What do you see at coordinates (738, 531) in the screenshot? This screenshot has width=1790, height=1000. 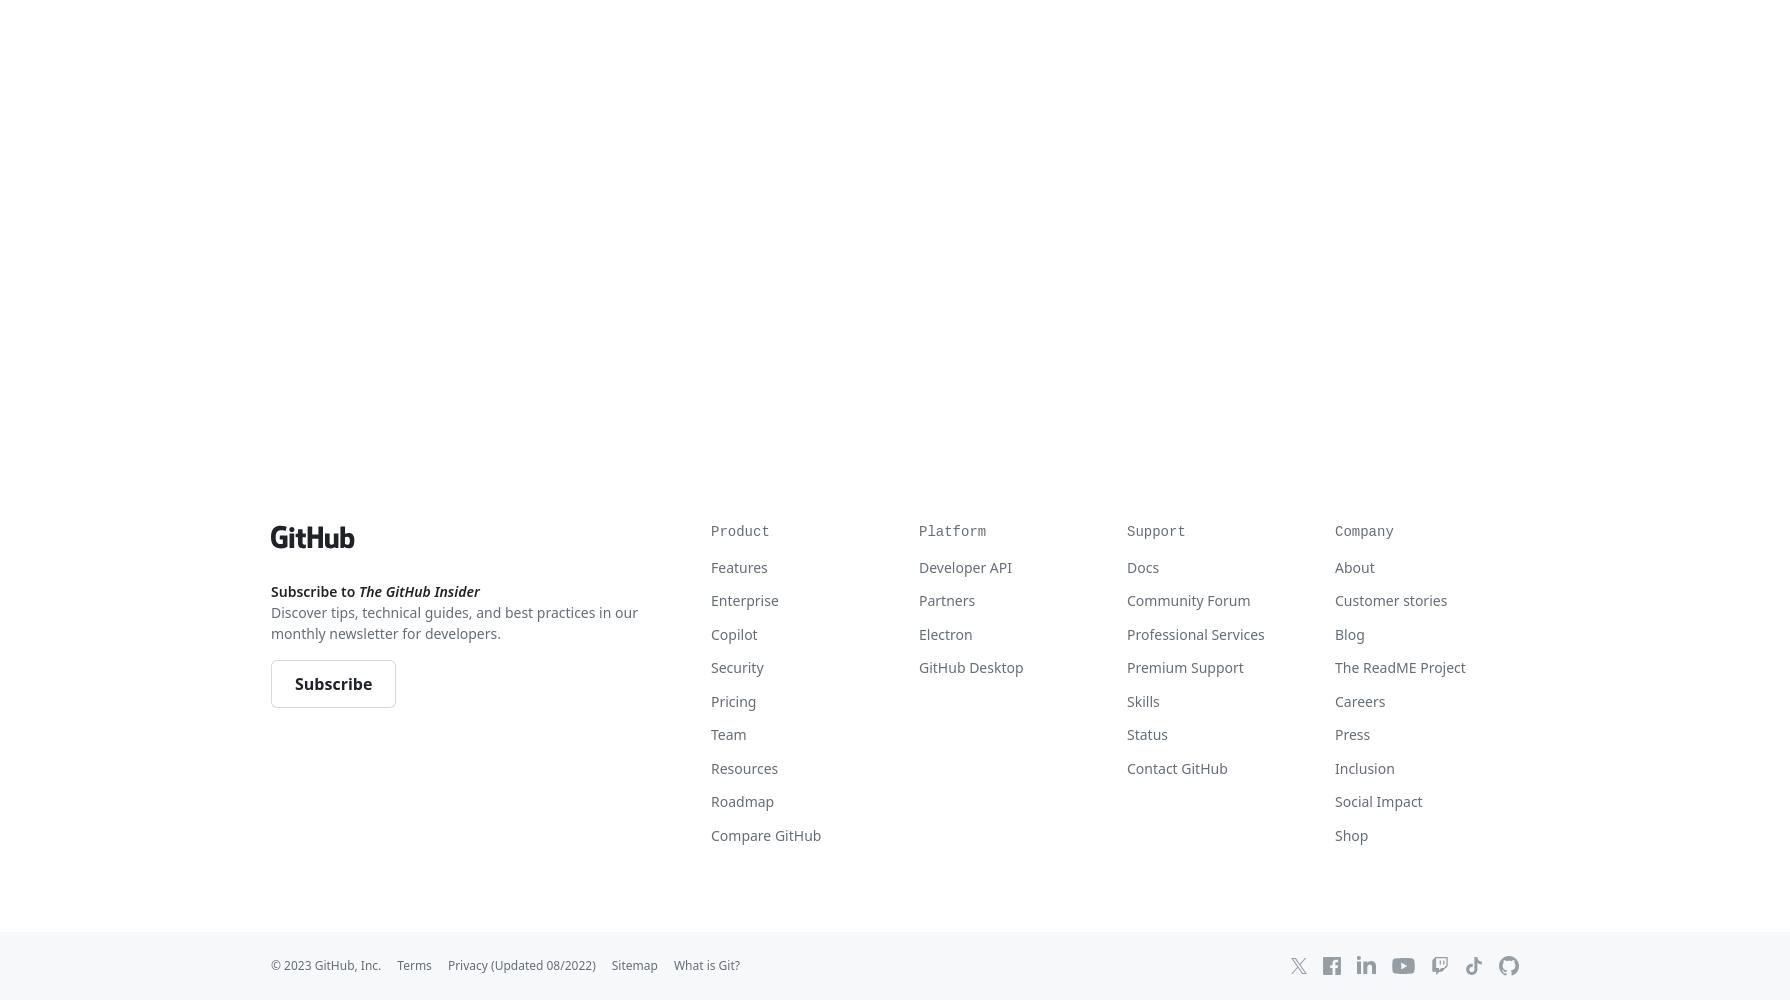 I see `'Product'` at bounding box center [738, 531].